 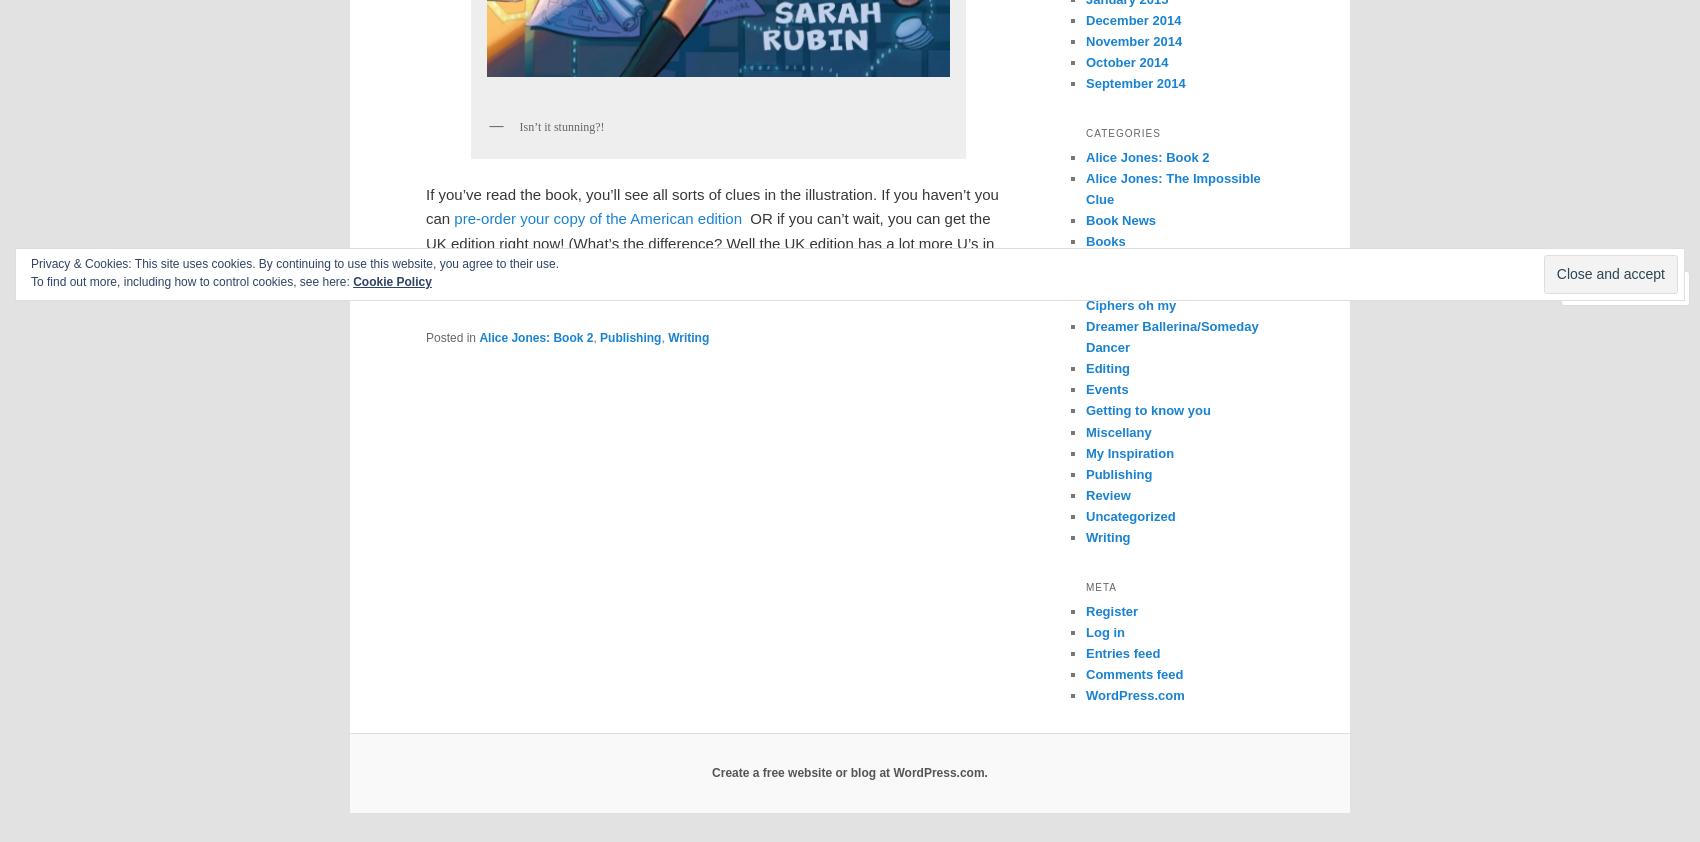 I want to click on 'To find out more, including how to control cookies, see here:', so click(x=30, y=281).